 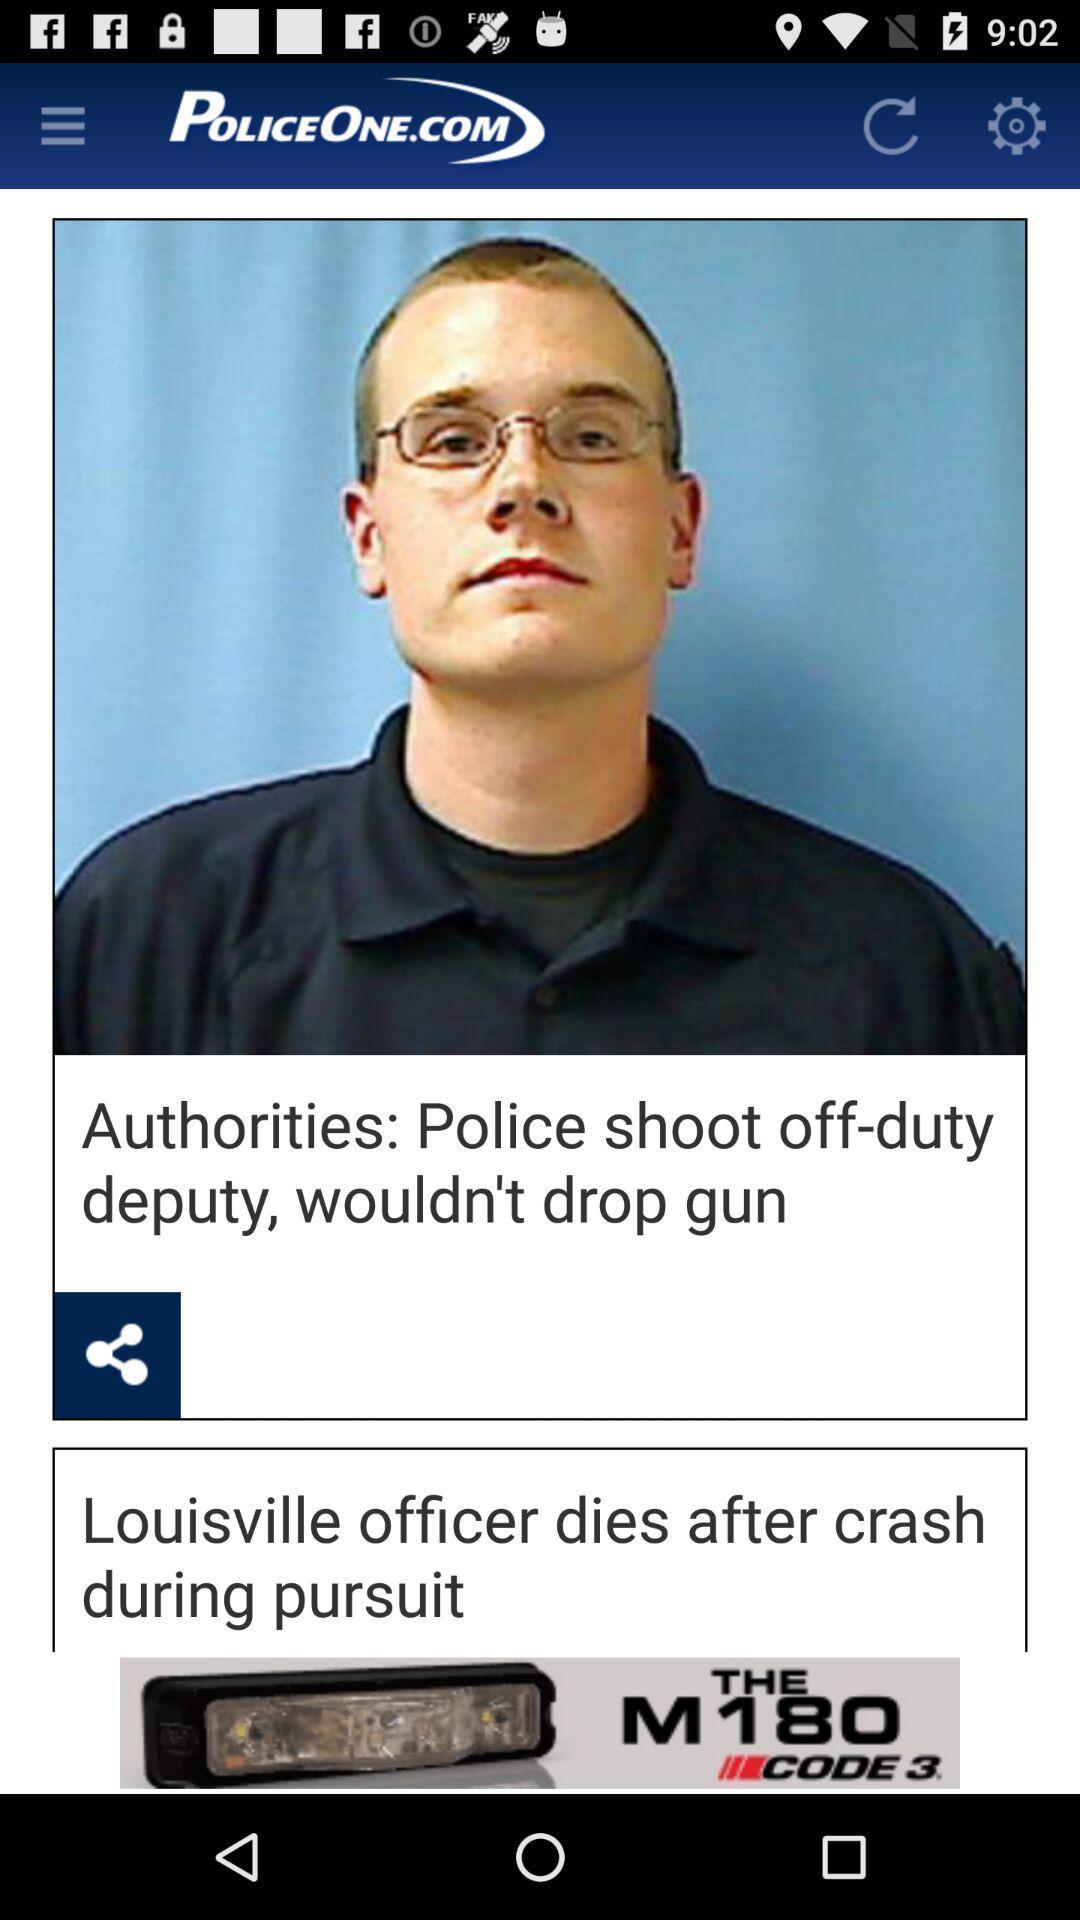 I want to click on settings, so click(x=1017, y=124).